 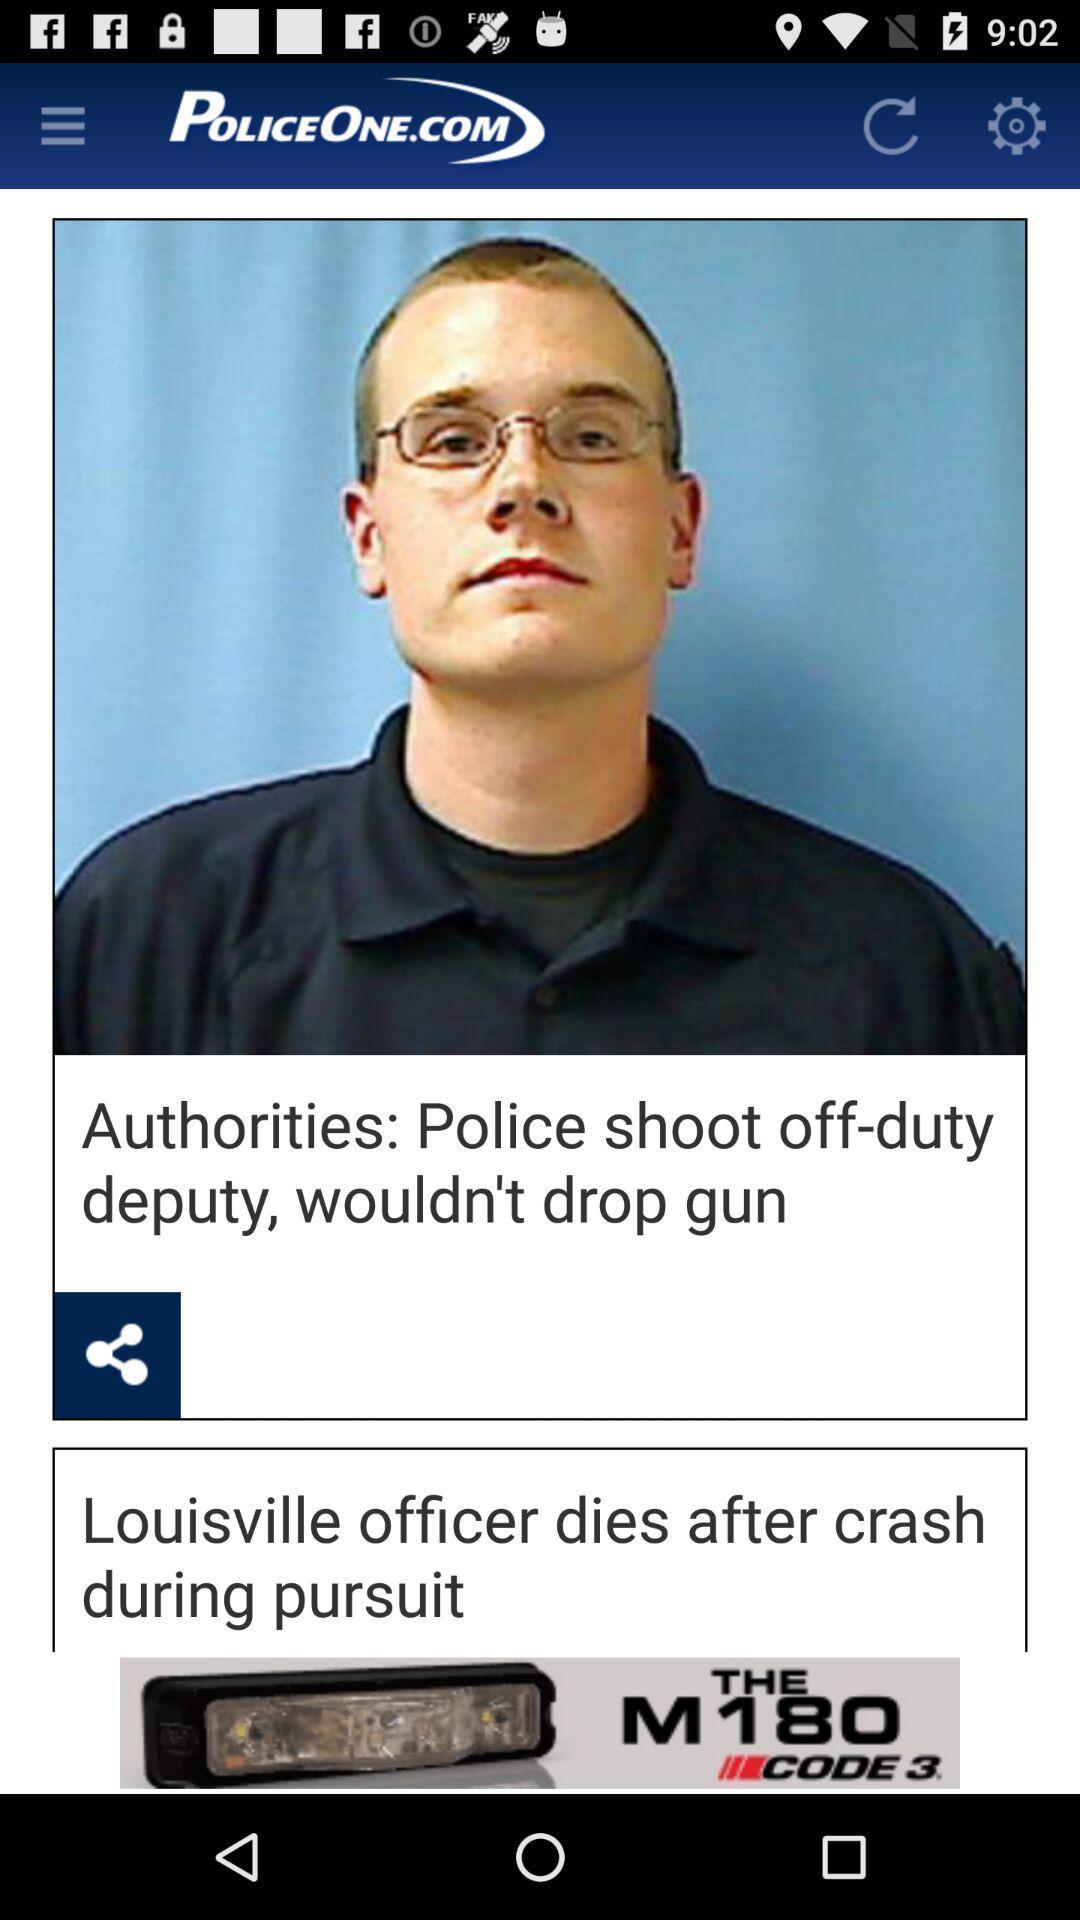 I want to click on settings, so click(x=1017, y=124).